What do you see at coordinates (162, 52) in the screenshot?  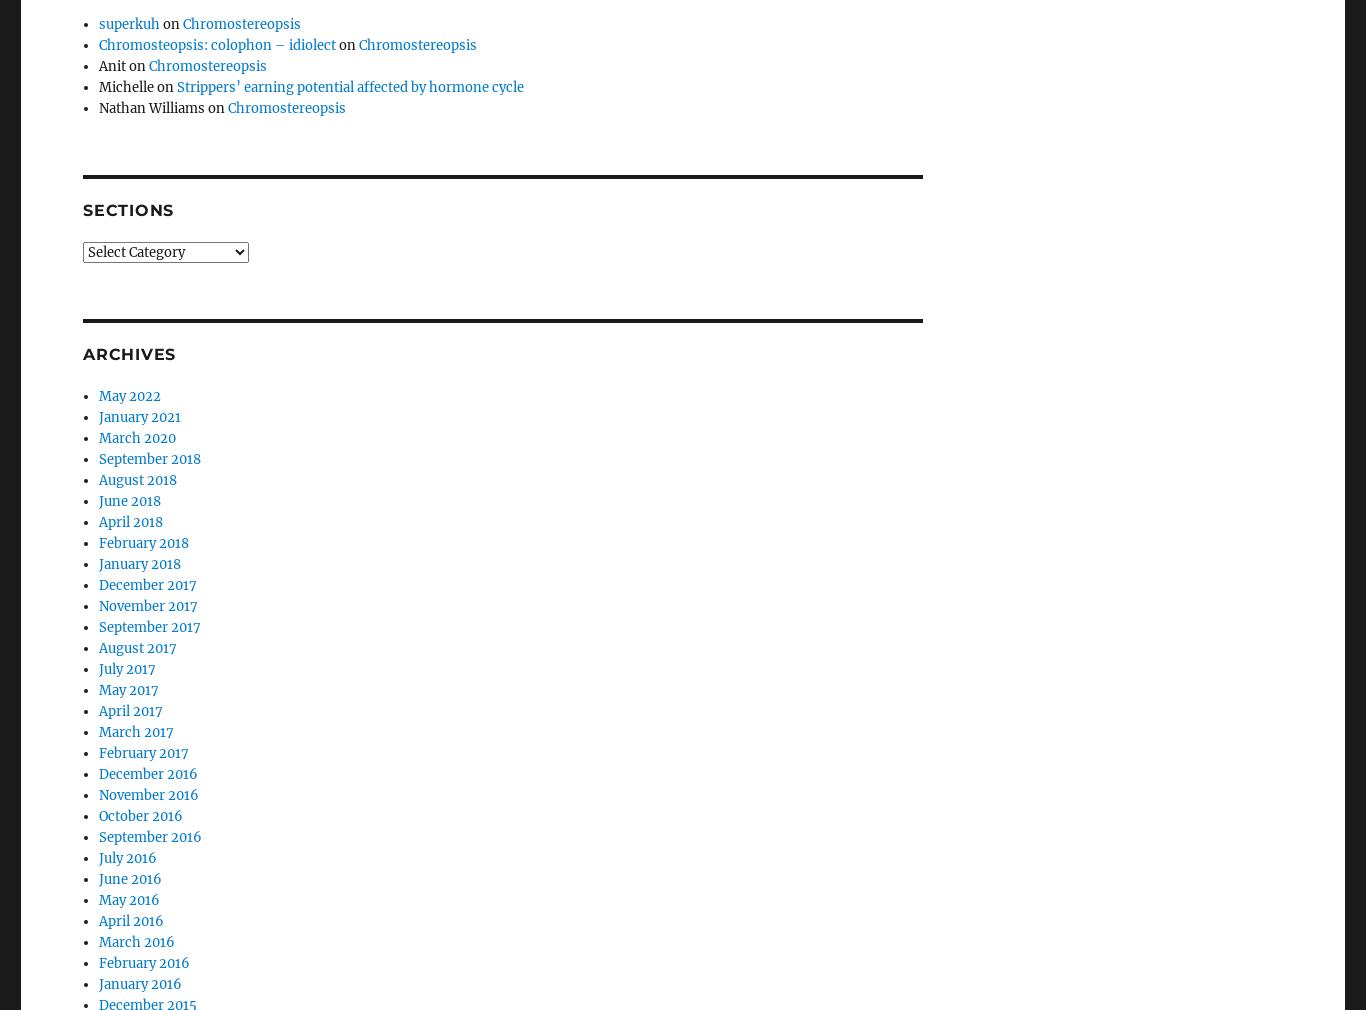 I see `'Nathan Williams on'` at bounding box center [162, 52].